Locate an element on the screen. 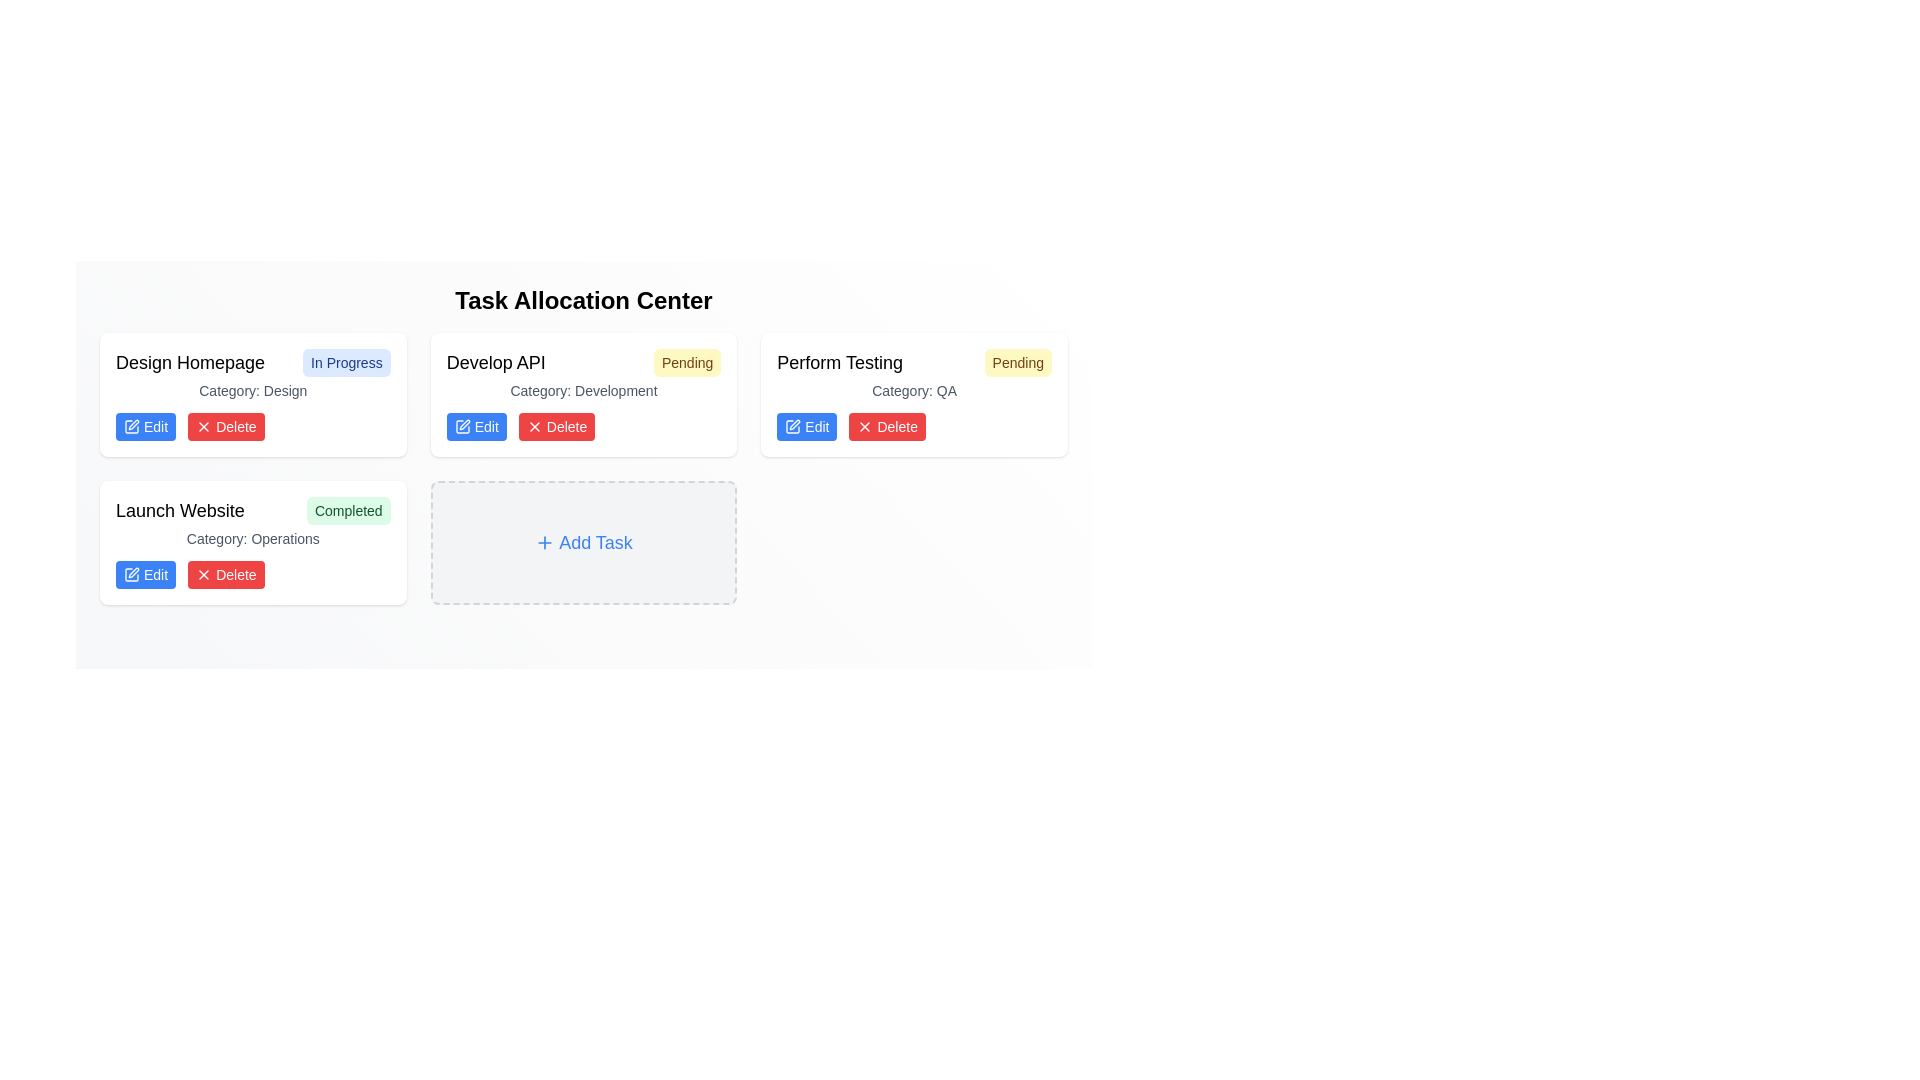  the 'Add Task' button, which is a rectangular box with a dashed border, light gray background, blue plus icon, and blue capitalized text is located at coordinates (583, 543).